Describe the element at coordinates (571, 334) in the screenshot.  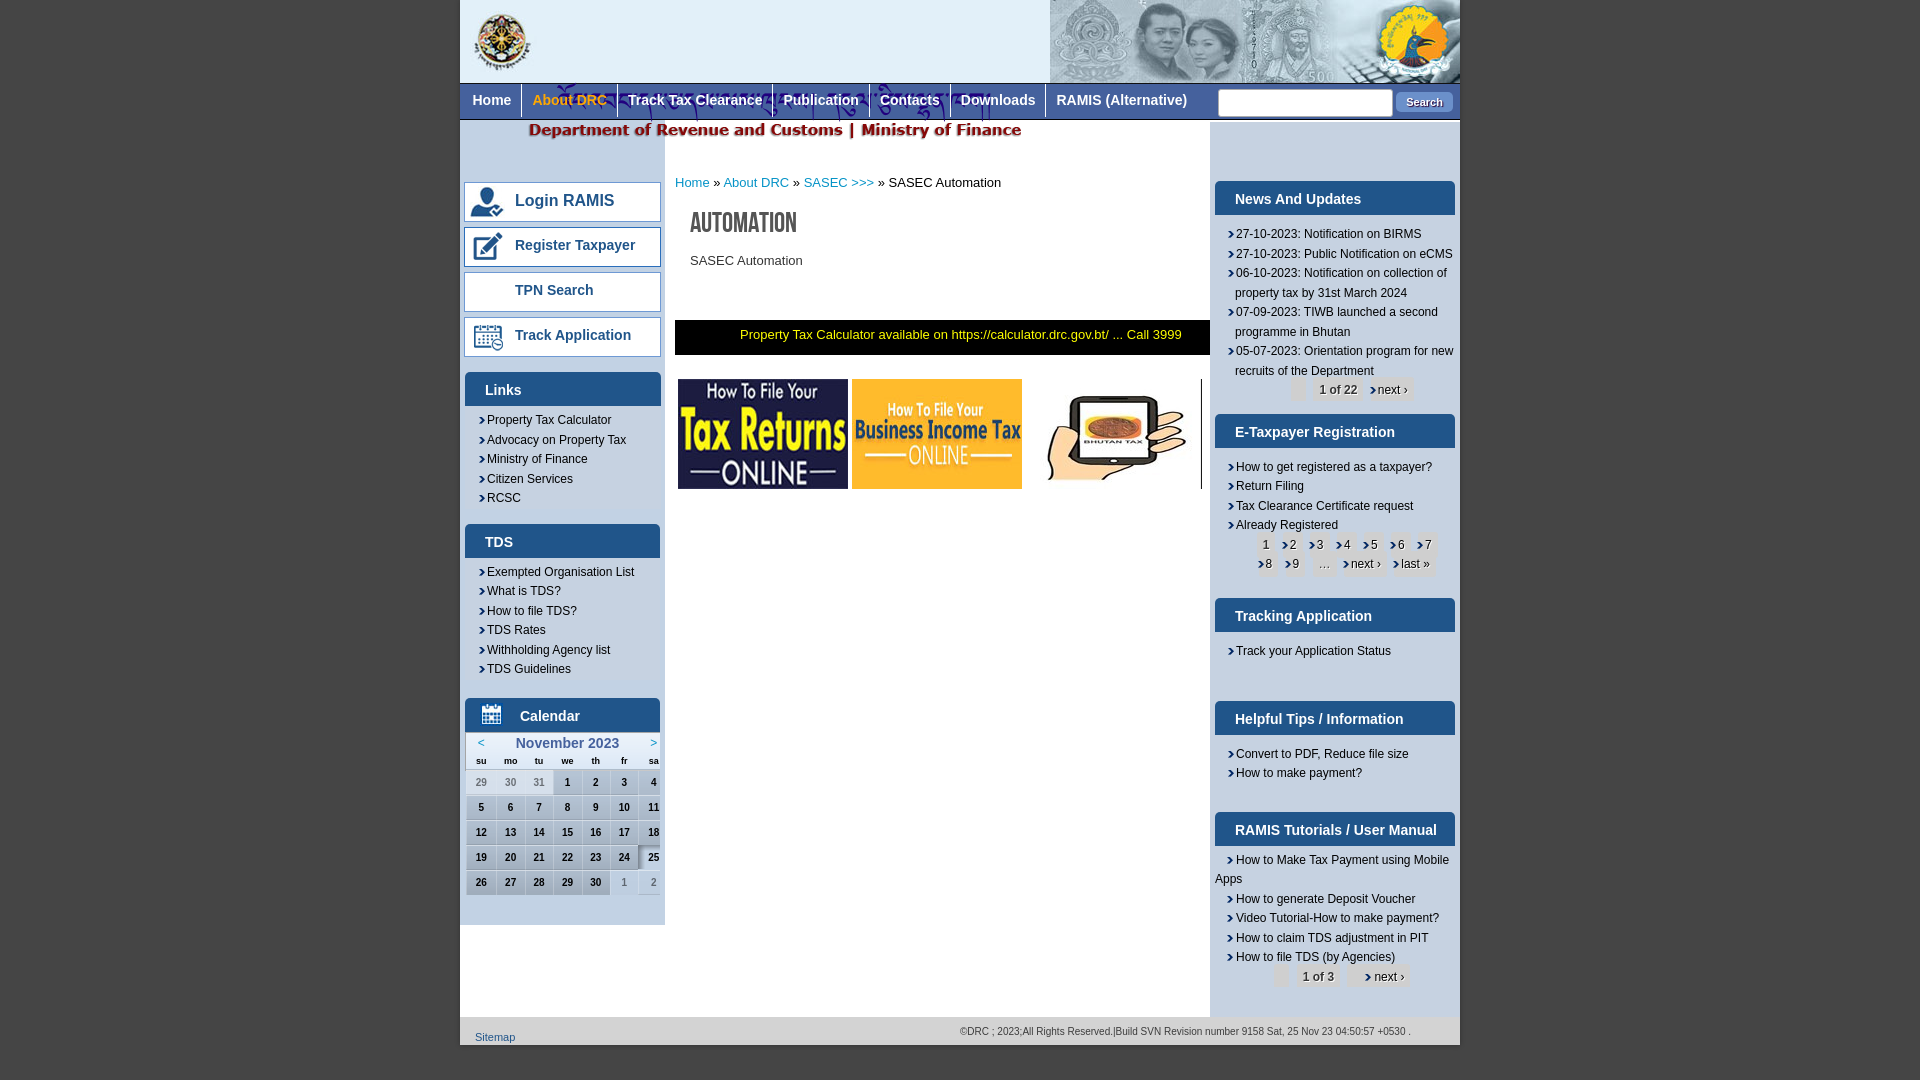
I see `'Track Application'` at that location.